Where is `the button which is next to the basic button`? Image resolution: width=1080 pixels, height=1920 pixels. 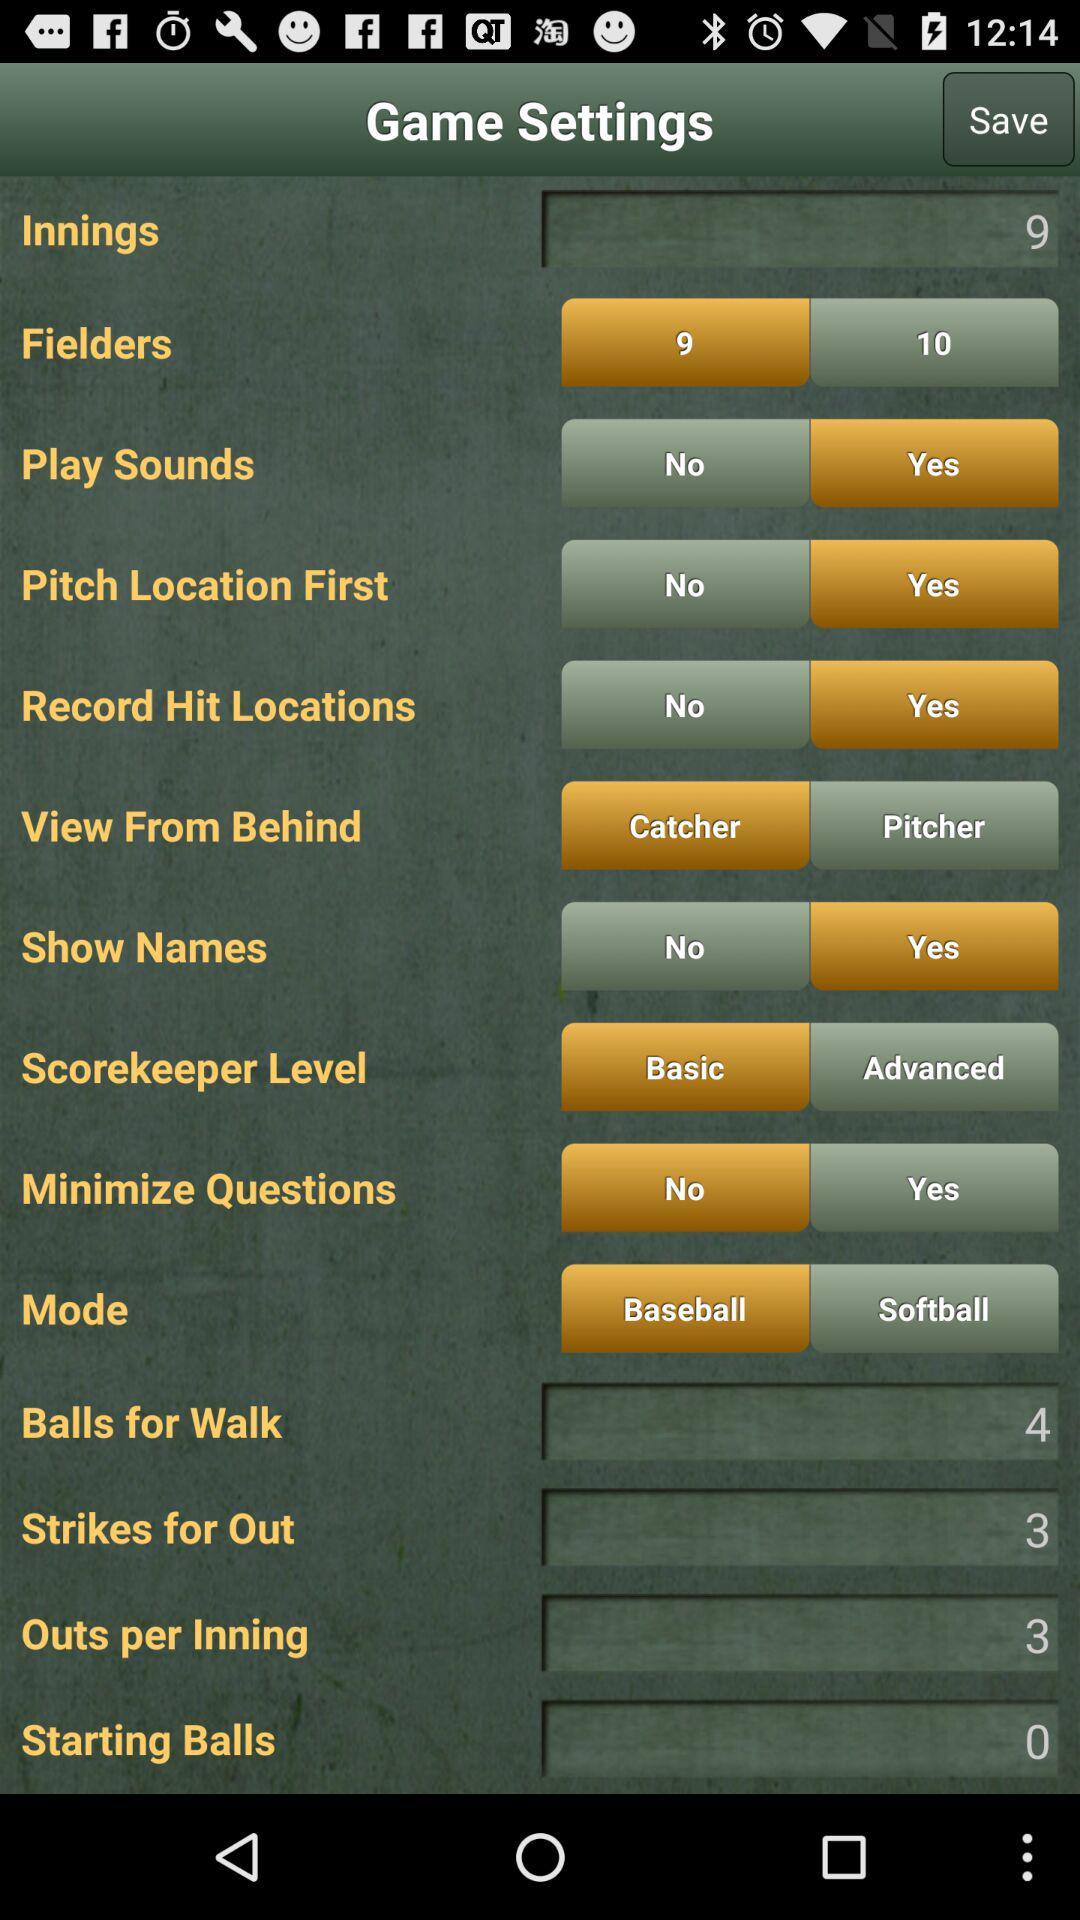
the button which is next to the basic button is located at coordinates (934, 1065).